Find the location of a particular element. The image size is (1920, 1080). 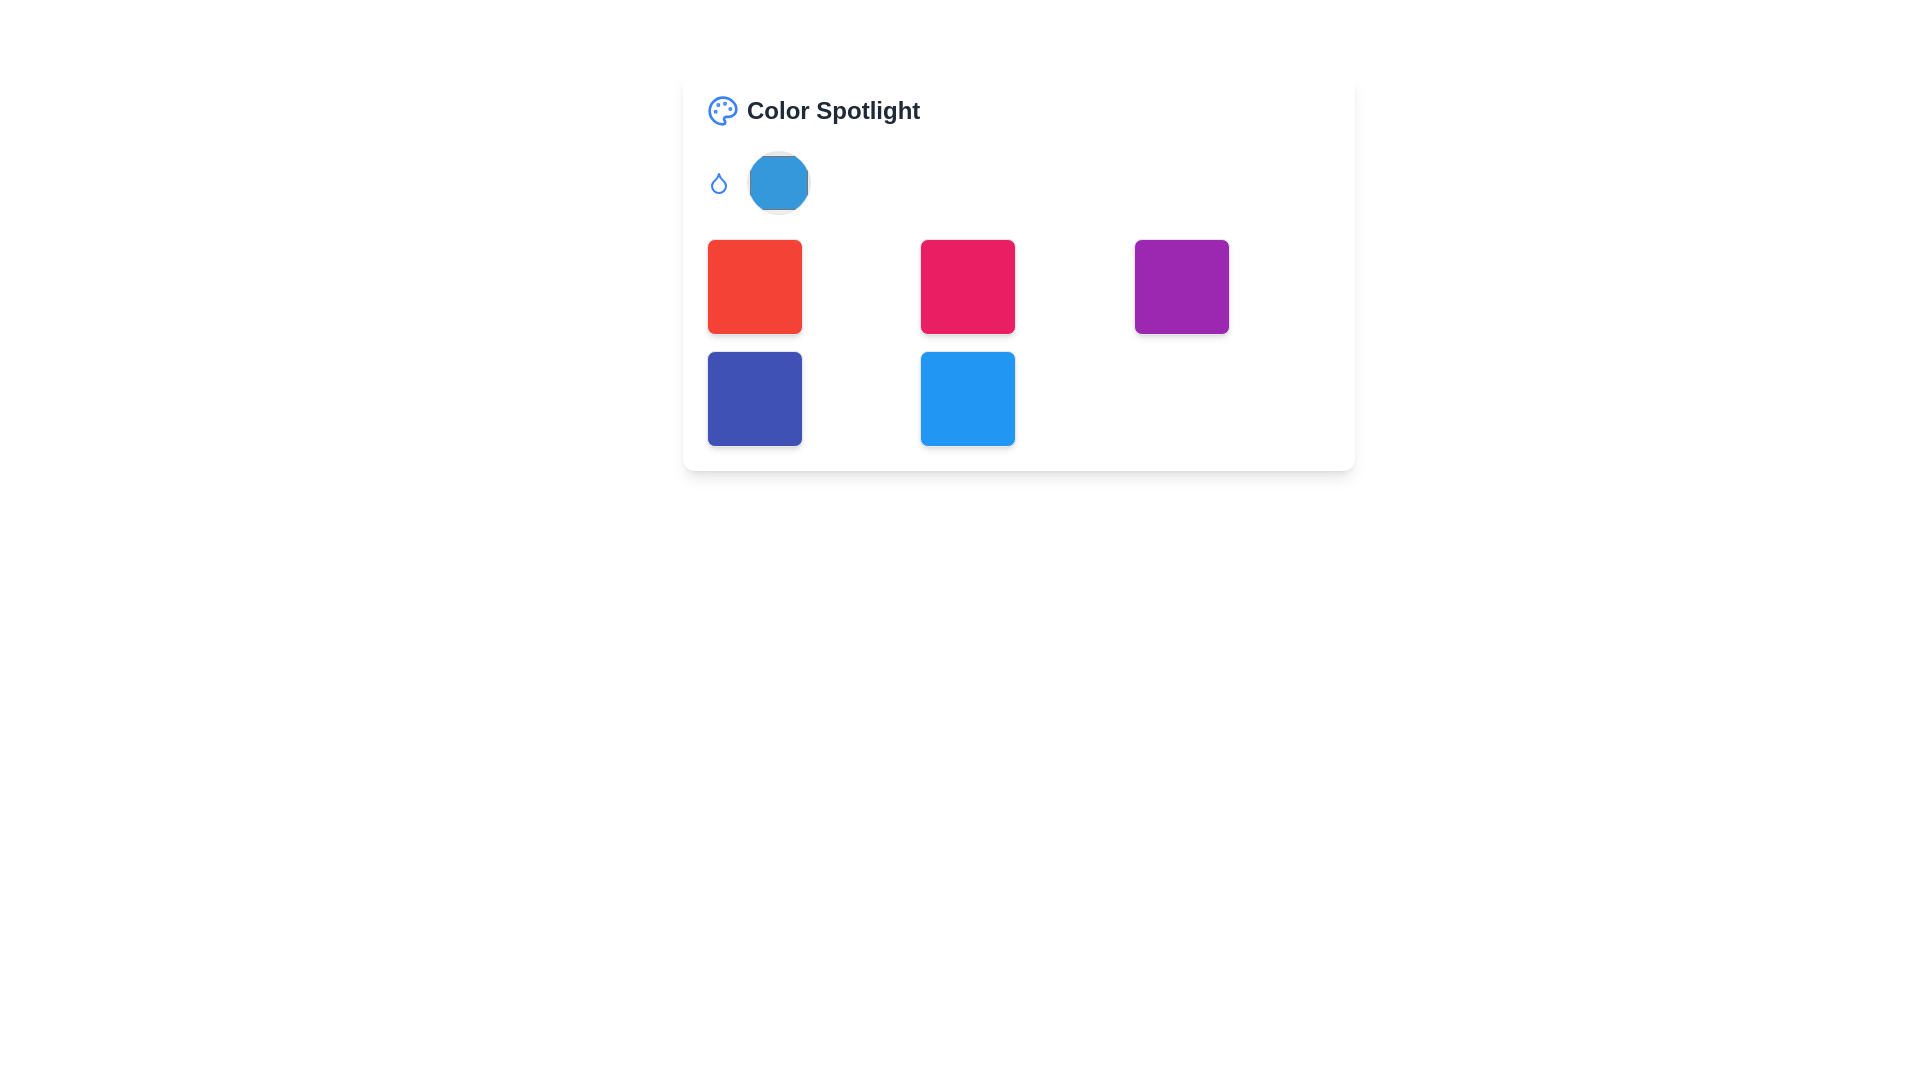

the water droplet-shaped icon with a blue outline is located at coordinates (719, 182).